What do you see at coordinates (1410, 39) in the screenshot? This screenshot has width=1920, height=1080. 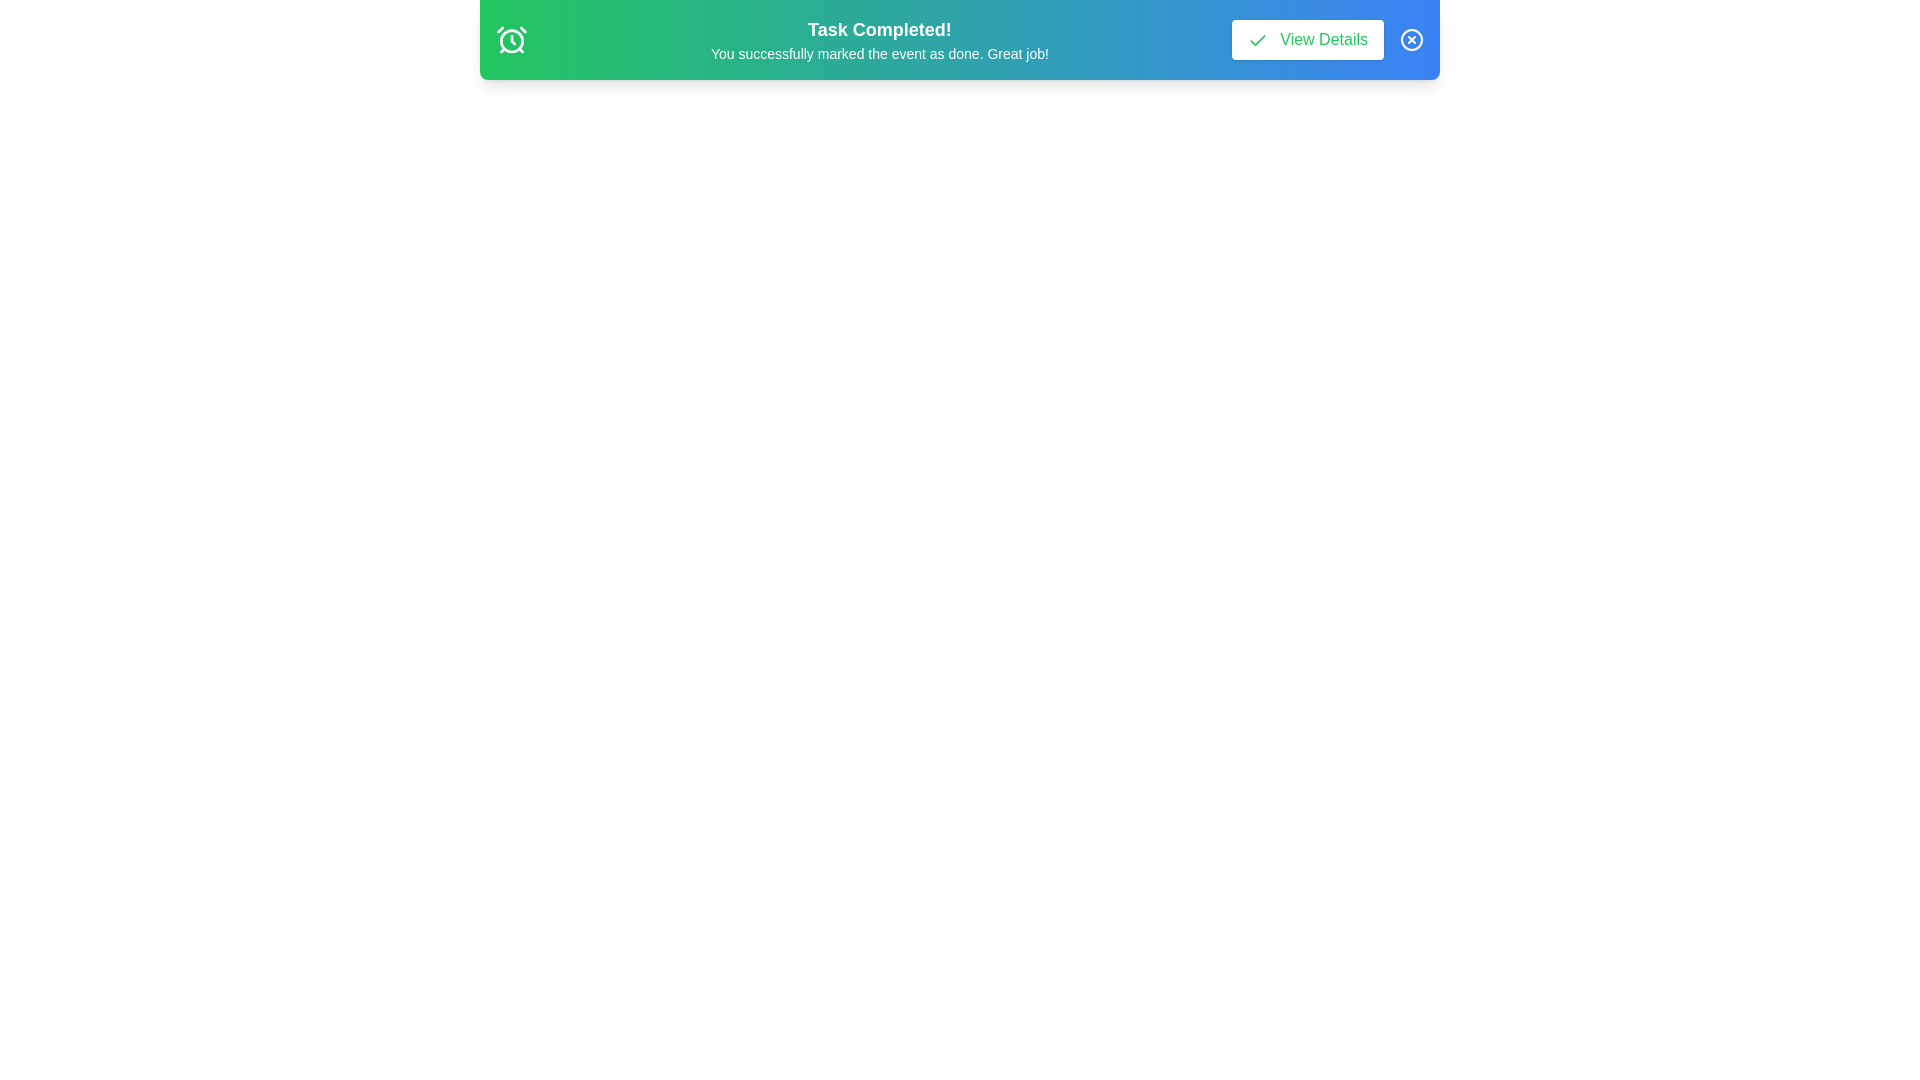 I see `the banner element close_button` at bounding box center [1410, 39].